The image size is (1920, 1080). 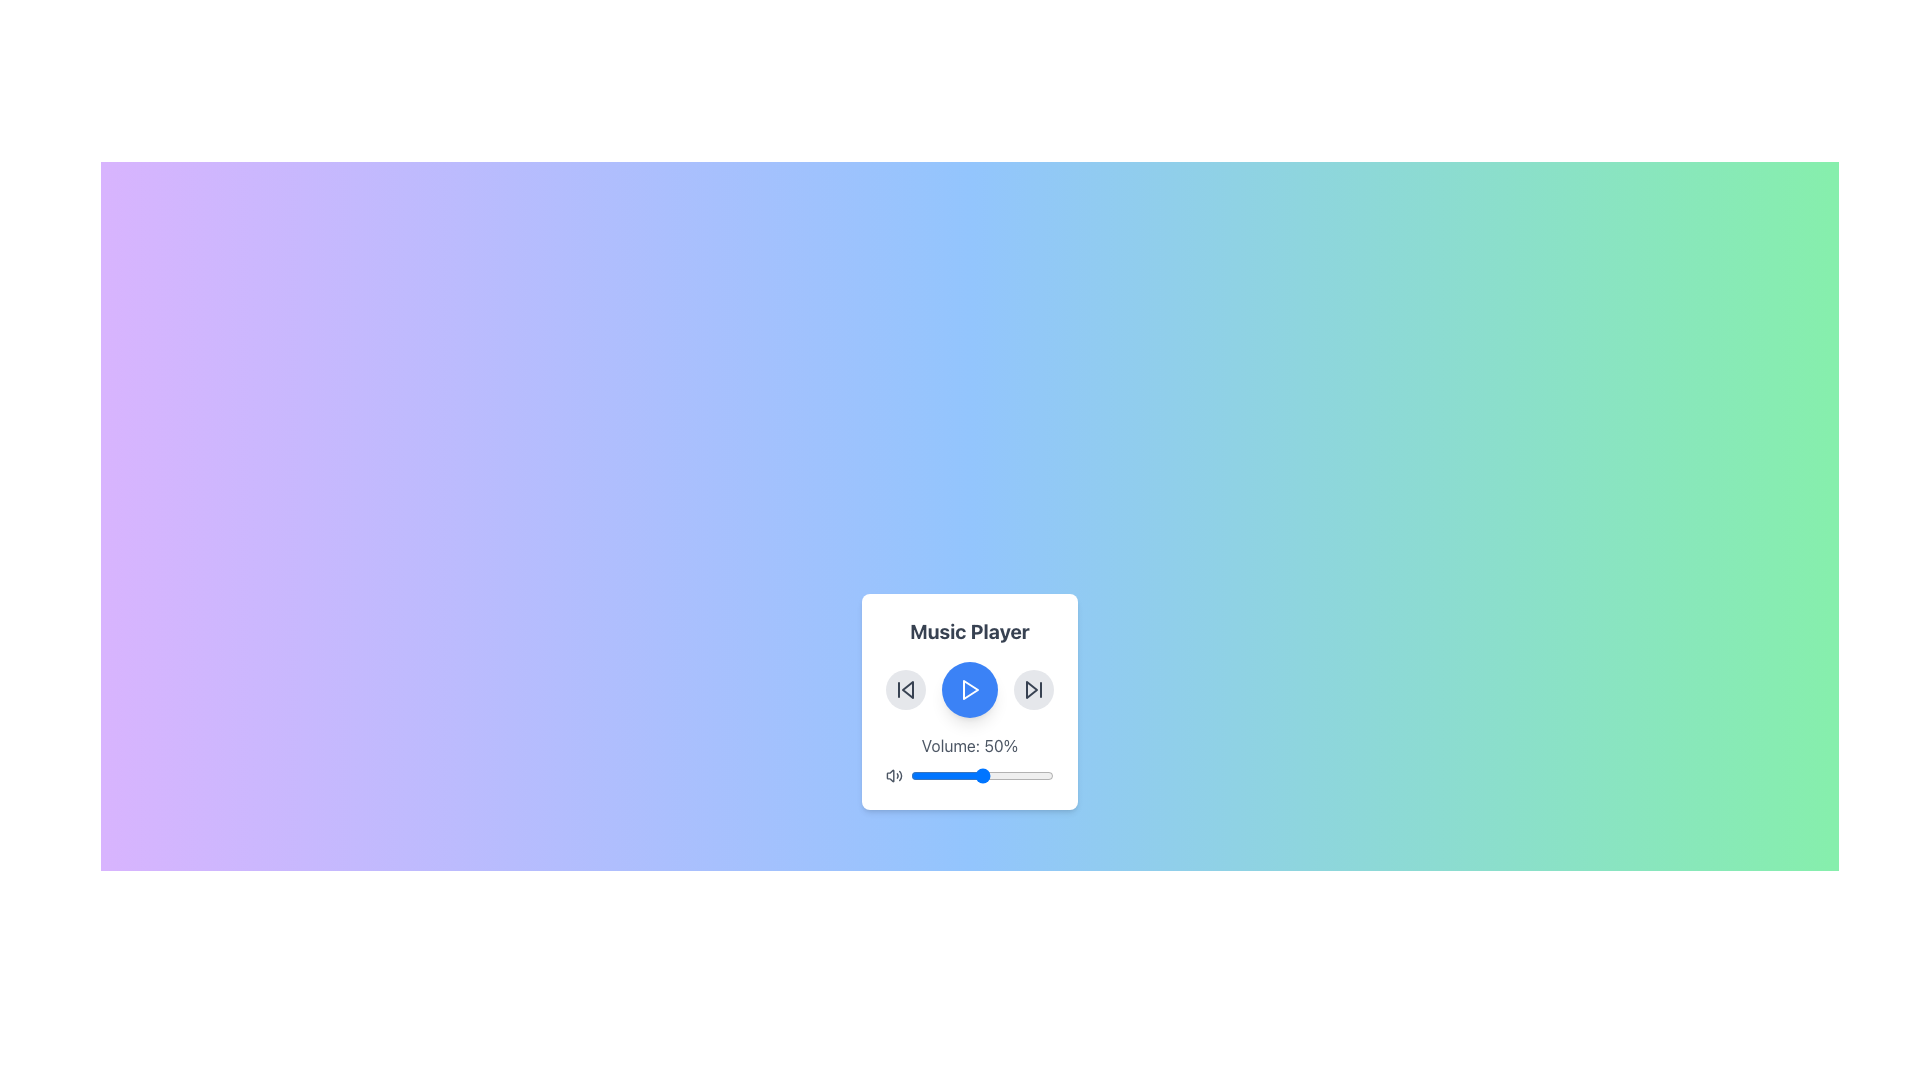 I want to click on the circular blue button with a white play icon, so click(x=969, y=689).